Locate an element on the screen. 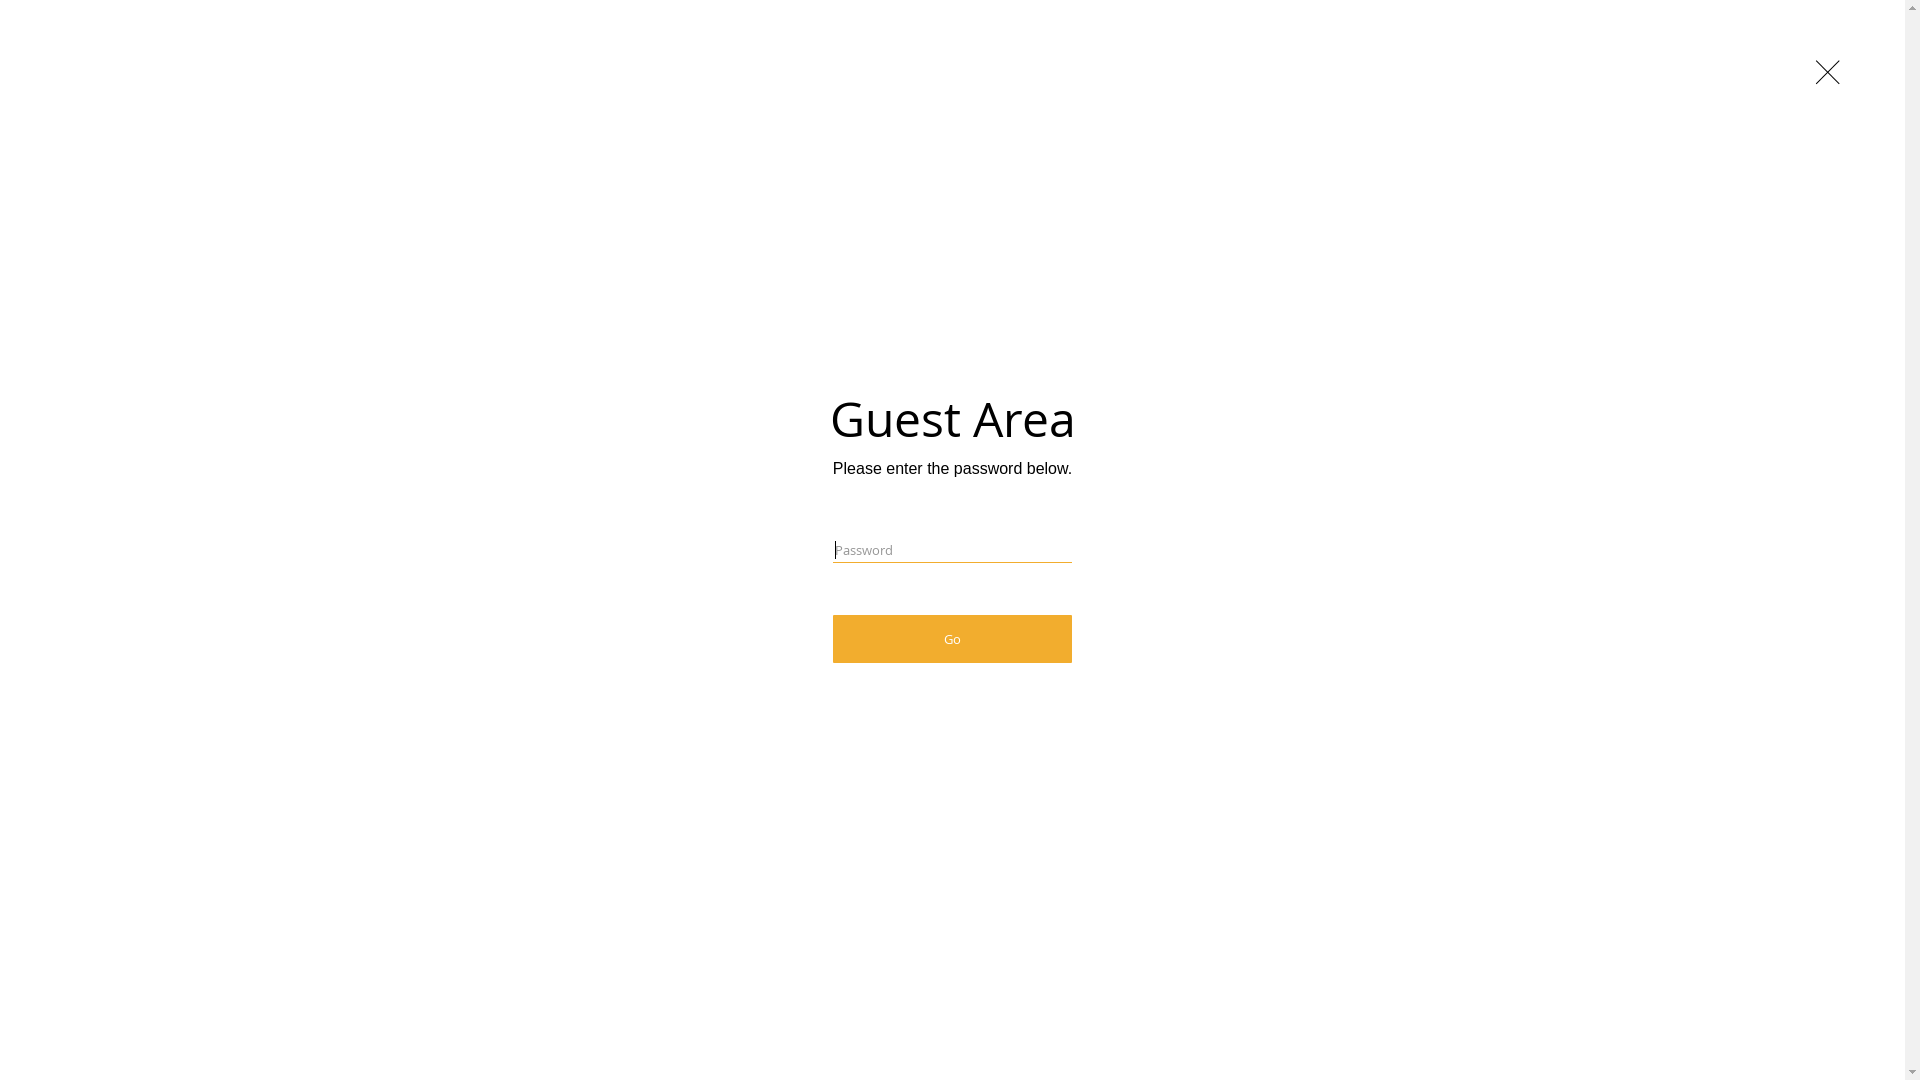 Image resolution: width=1920 pixels, height=1080 pixels. 'Go' is located at coordinates (833, 639).